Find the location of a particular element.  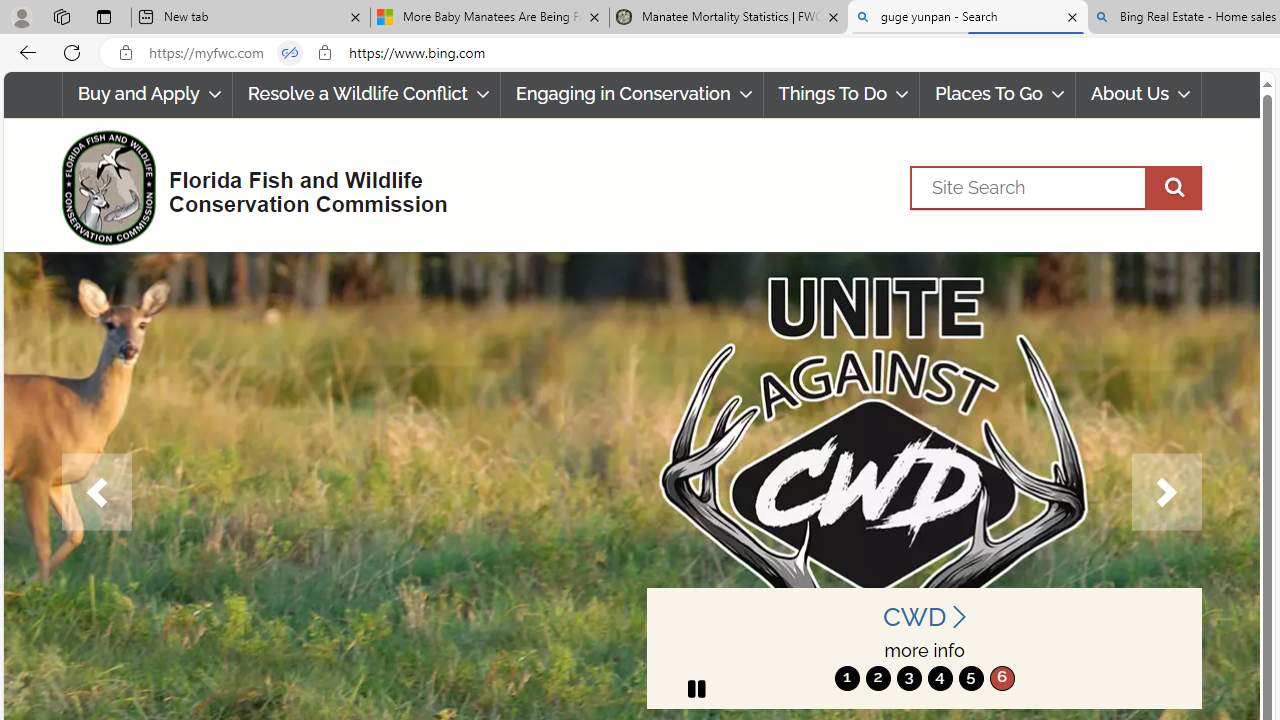

'execute site search' is located at coordinates (1173, 187).